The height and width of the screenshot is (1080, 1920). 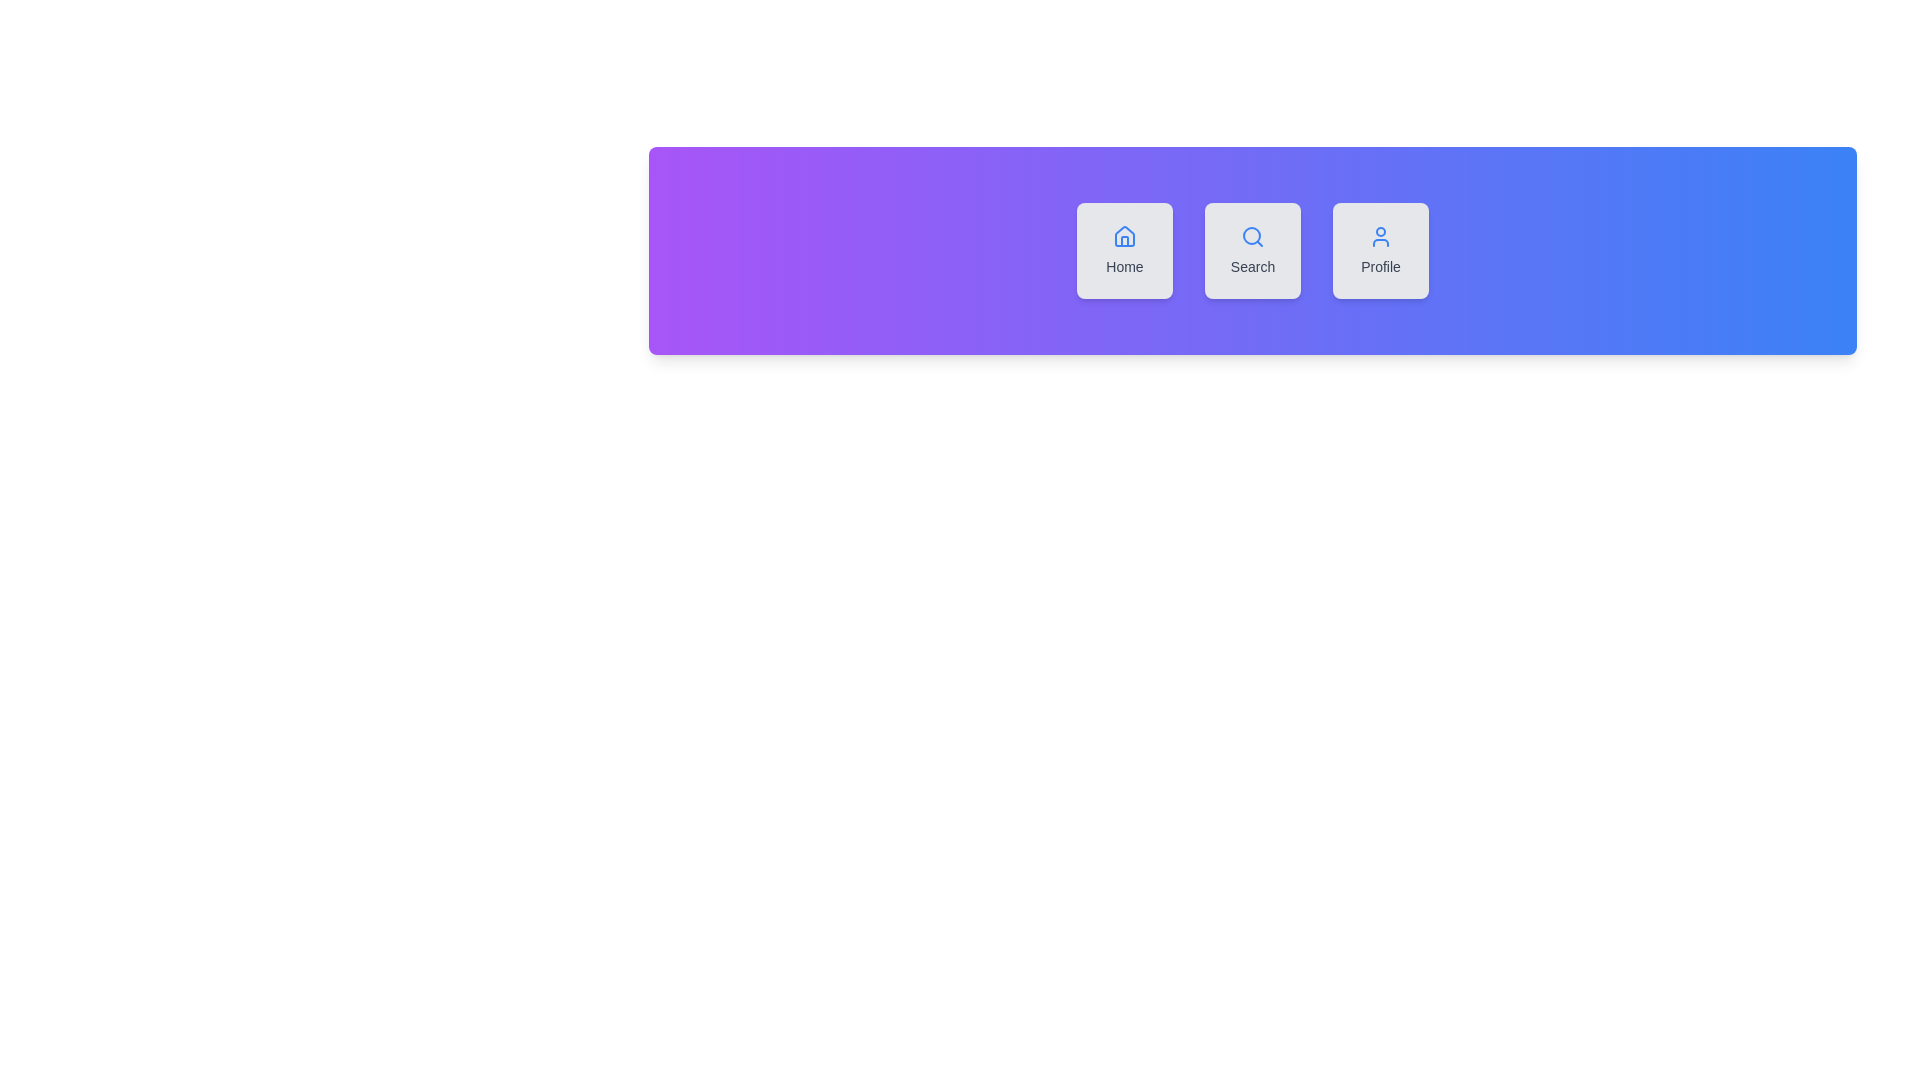 I want to click on the leftmost navigation button labeled 'Home', so click(x=1124, y=249).